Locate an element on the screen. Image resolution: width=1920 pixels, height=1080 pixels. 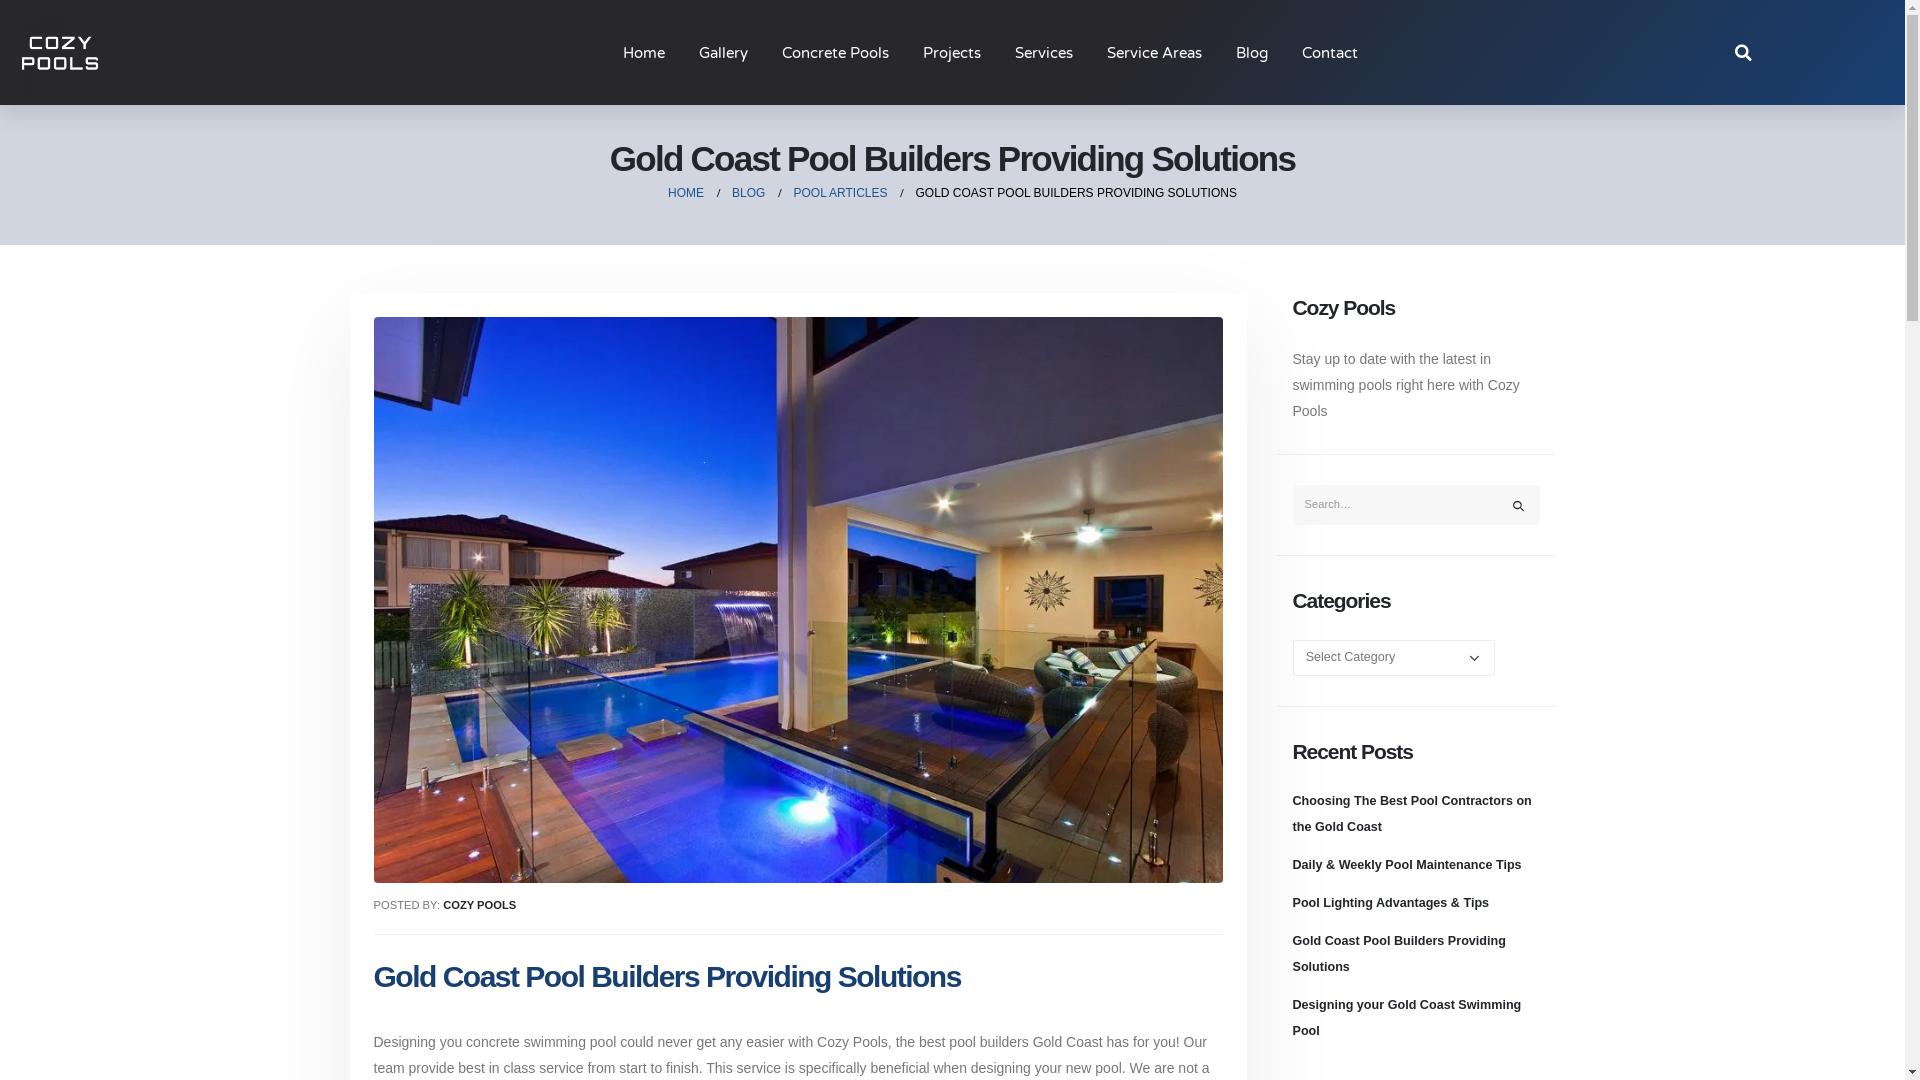
'Blog' is located at coordinates (1251, 52).